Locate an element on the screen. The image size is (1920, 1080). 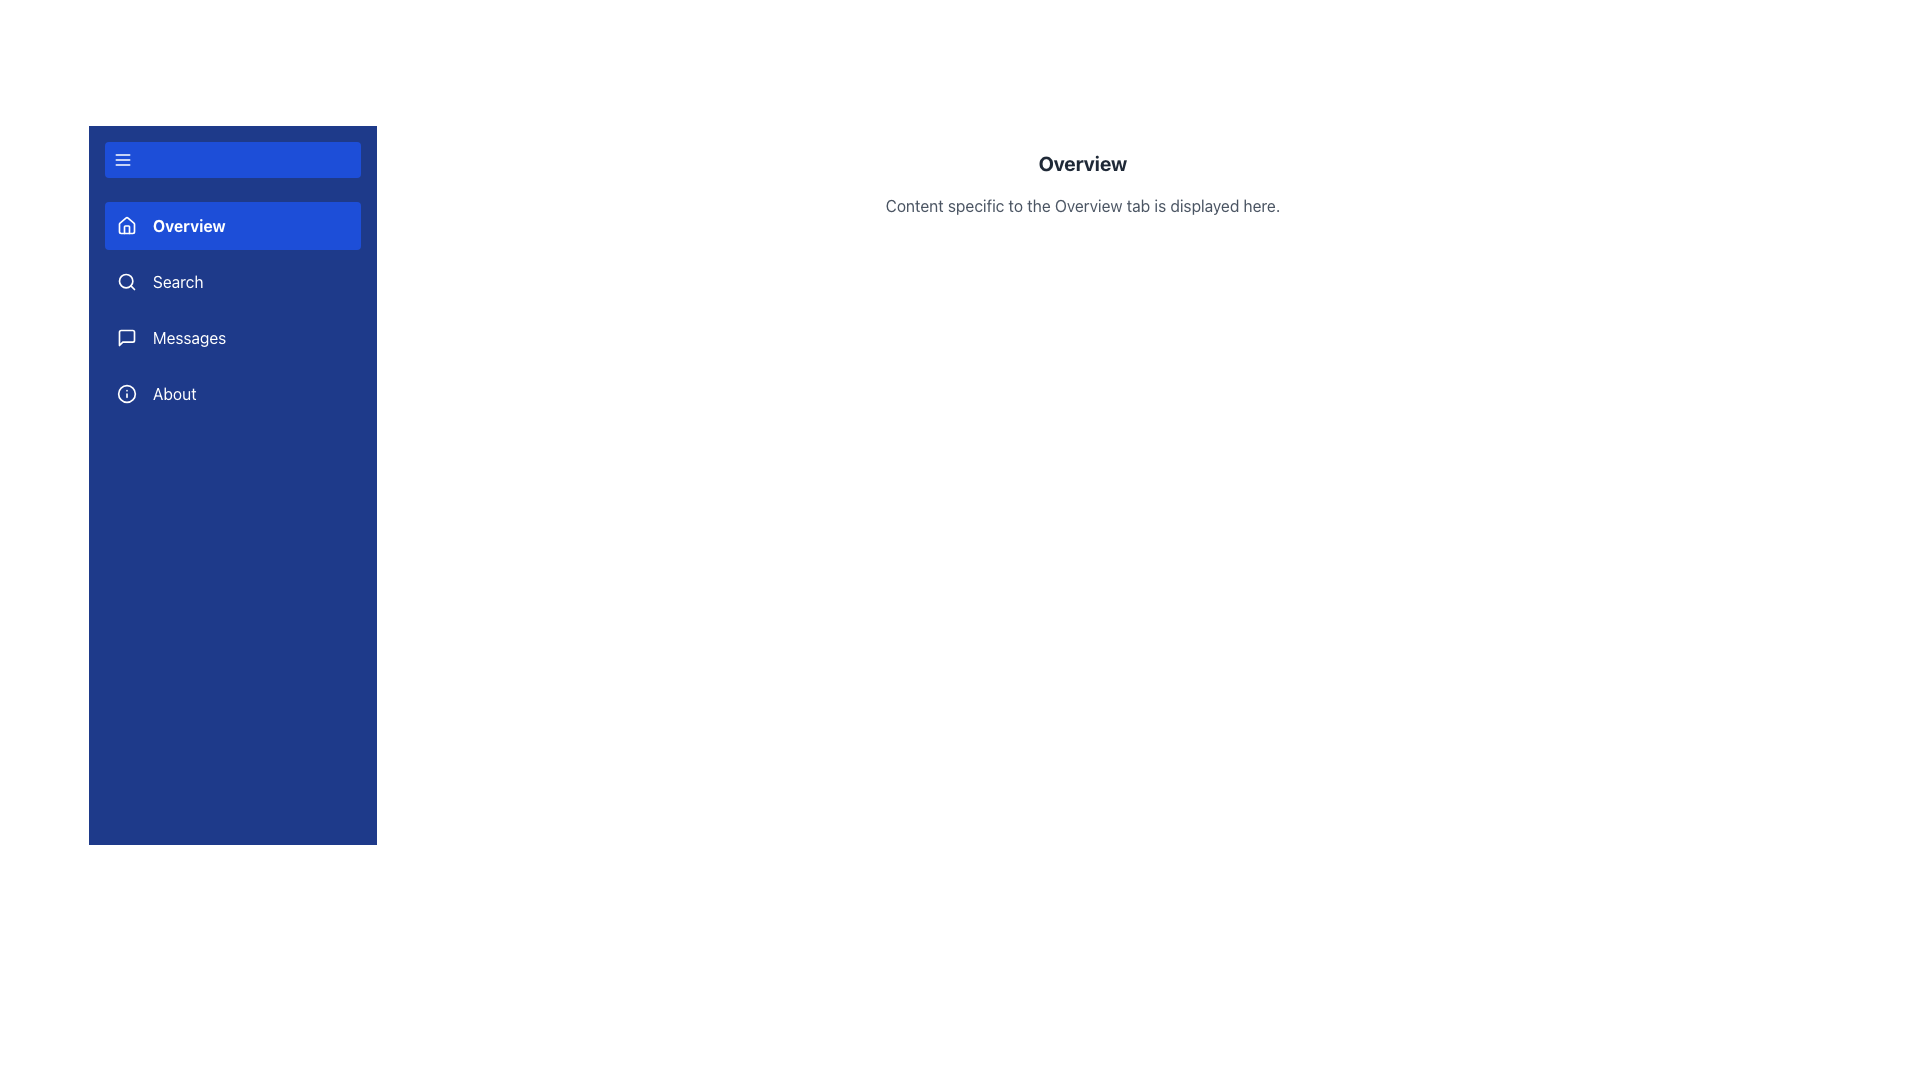
the messaging icon located beside the 'Messages' label in the vertical navigation menu is located at coordinates (125, 337).